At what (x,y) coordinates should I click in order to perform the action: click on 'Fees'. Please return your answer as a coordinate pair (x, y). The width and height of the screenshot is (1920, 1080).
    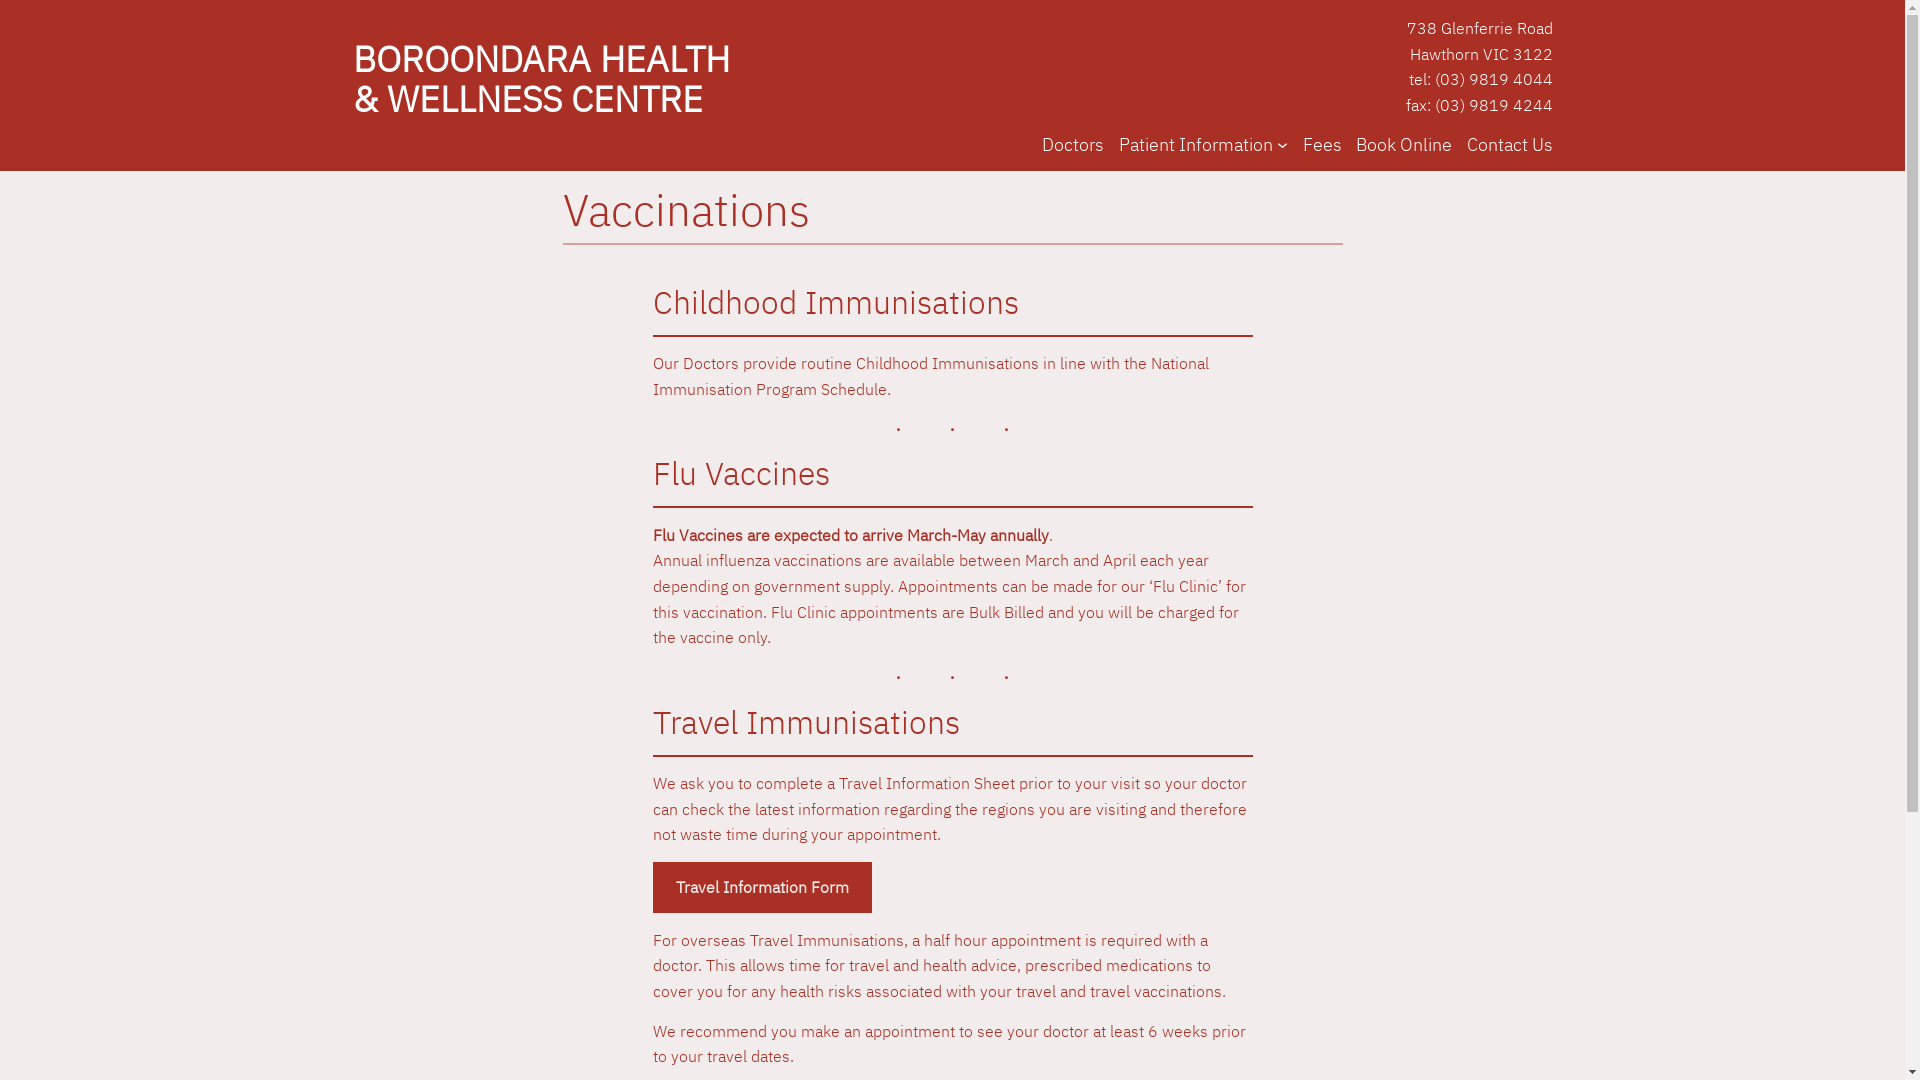
    Looking at the image, I should click on (1322, 142).